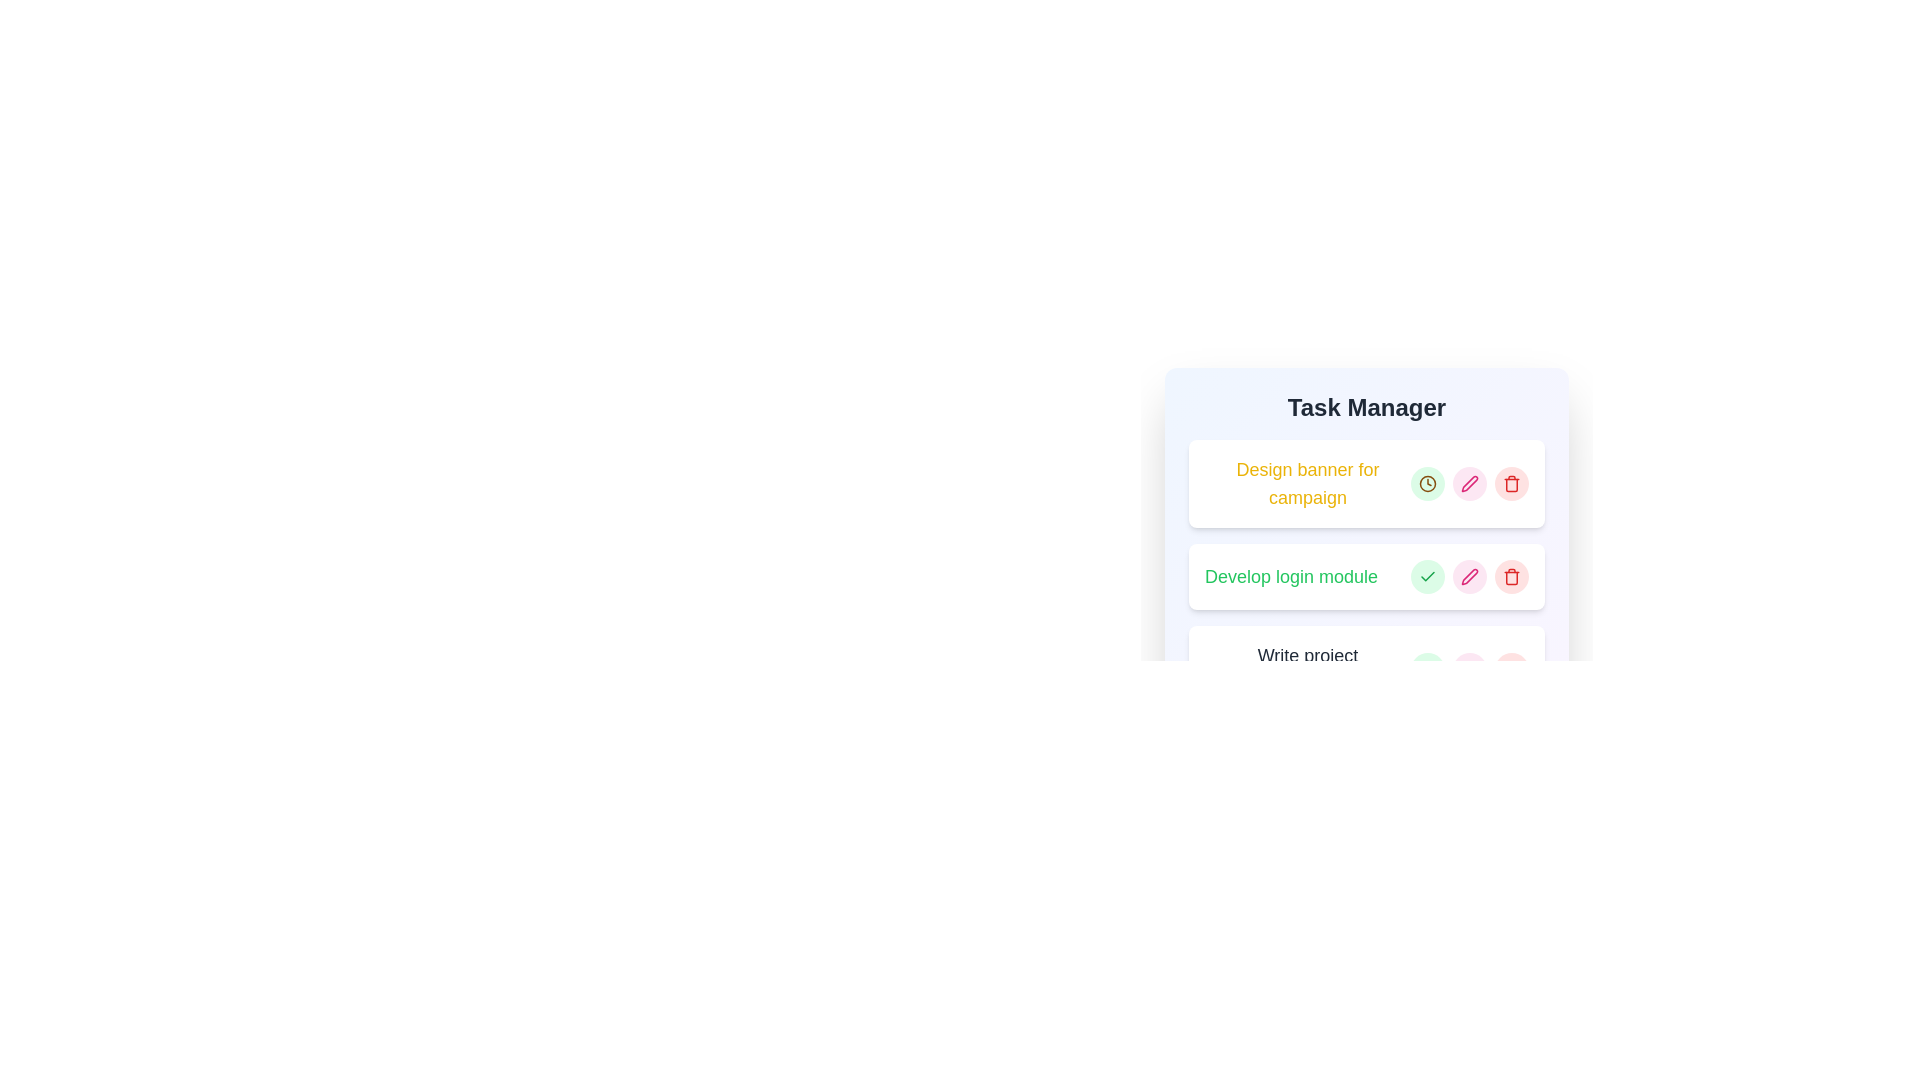 The image size is (1920, 1080). Describe the element at coordinates (1427, 483) in the screenshot. I see `the clock icon located at the top-right corner of the 'Design banner for campaign' task row in the task manager interface` at that location.